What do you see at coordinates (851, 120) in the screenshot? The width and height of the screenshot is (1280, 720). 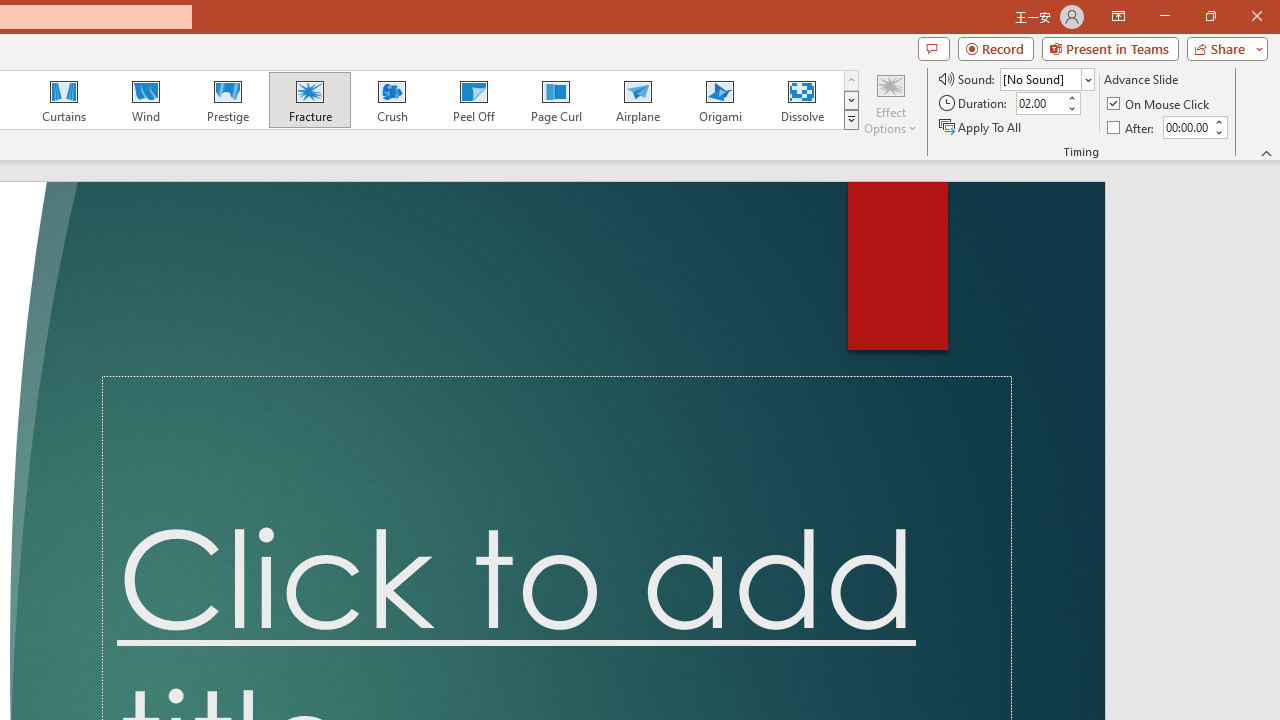 I see `'Transition Effects'` at bounding box center [851, 120].